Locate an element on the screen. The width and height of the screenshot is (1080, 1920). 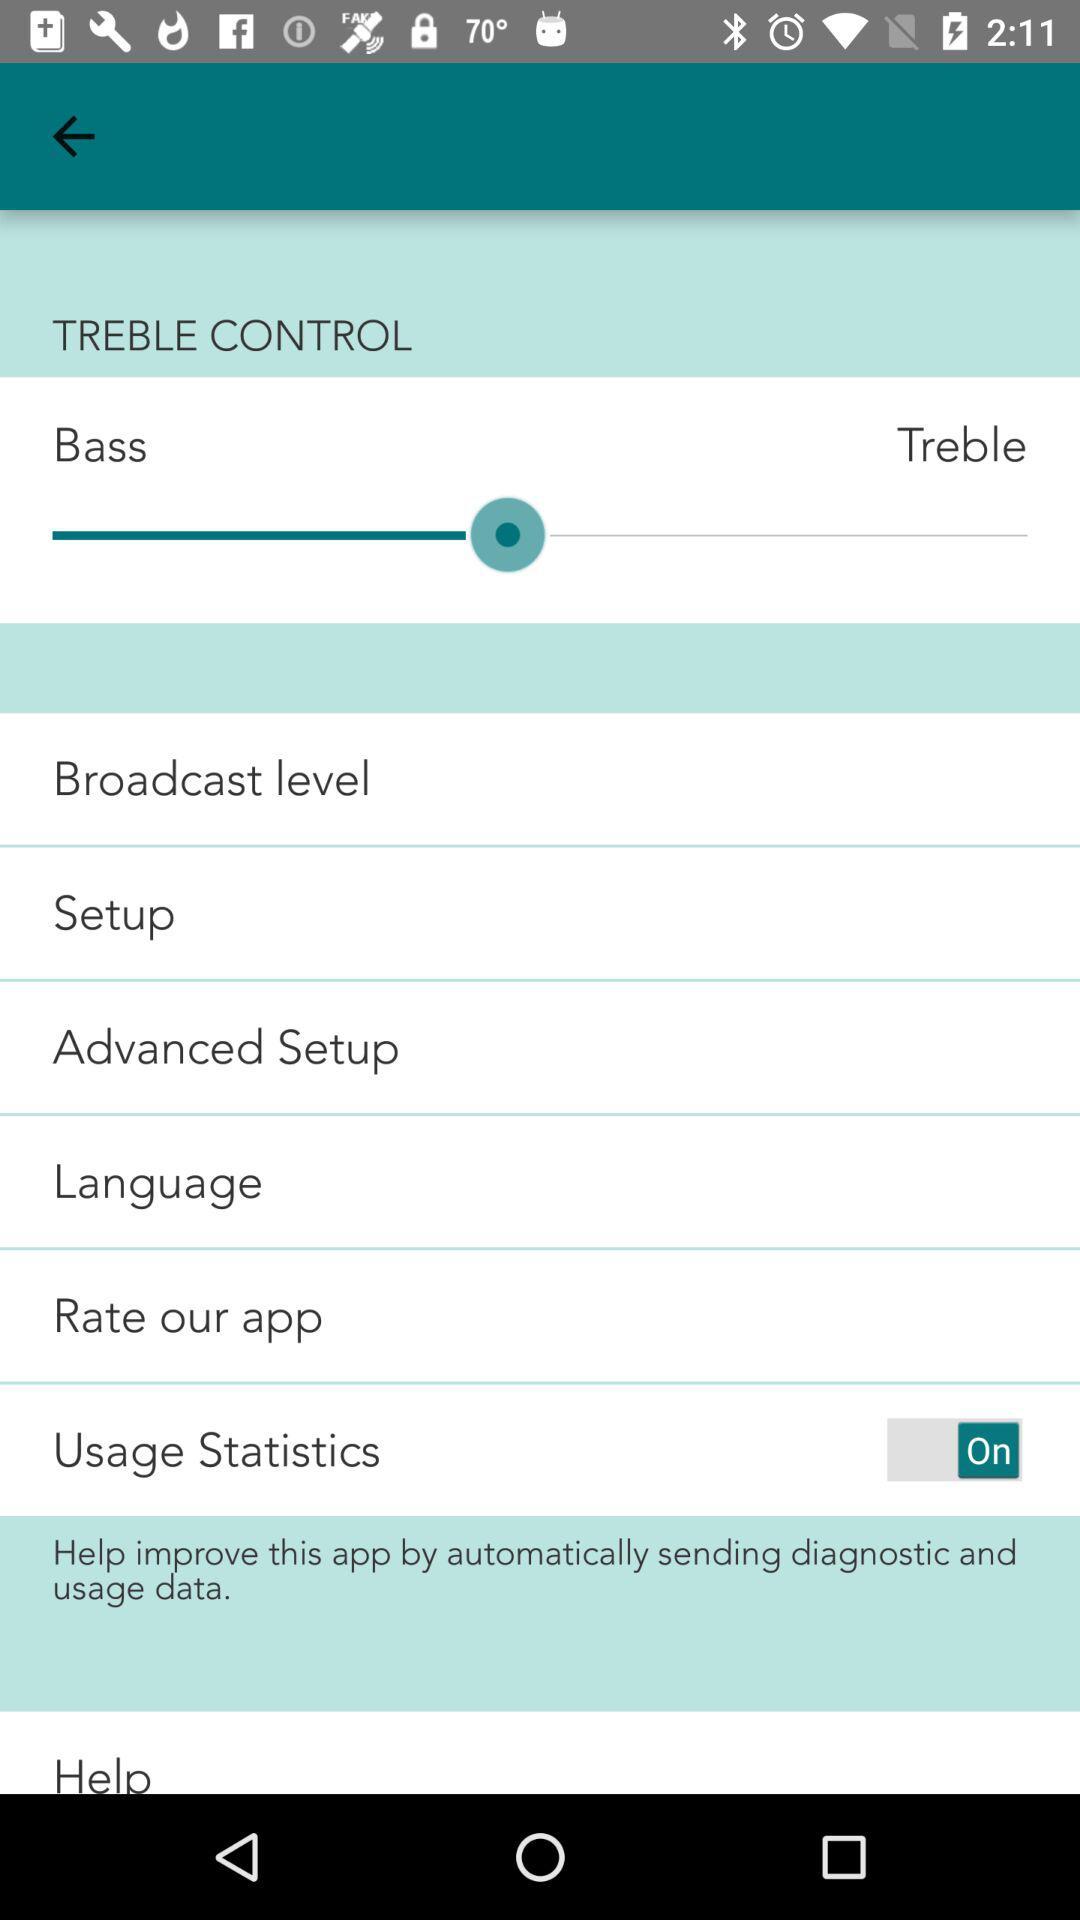
icon to the right of the usage statistics is located at coordinates (953, 1449).